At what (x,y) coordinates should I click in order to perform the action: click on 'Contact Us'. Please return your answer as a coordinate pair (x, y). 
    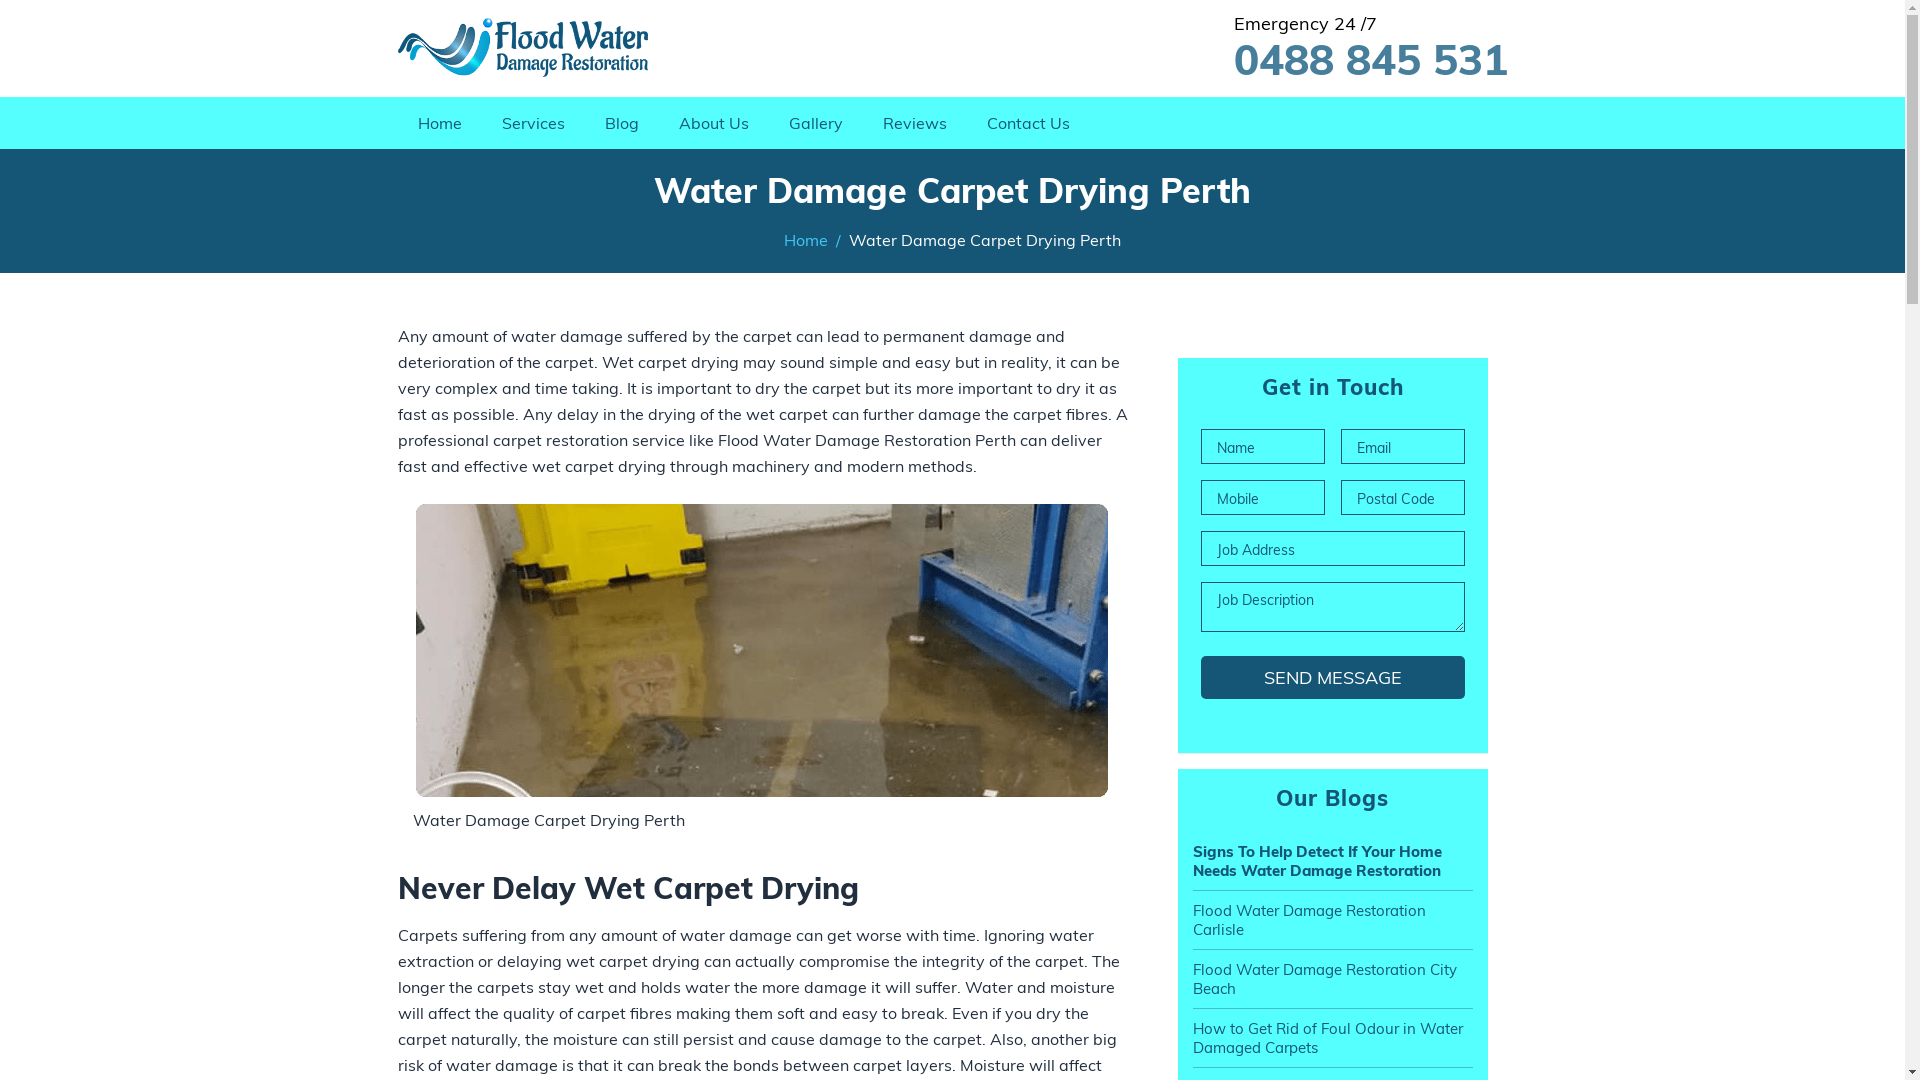
    Looking at the image, I should click on (1027, 123).